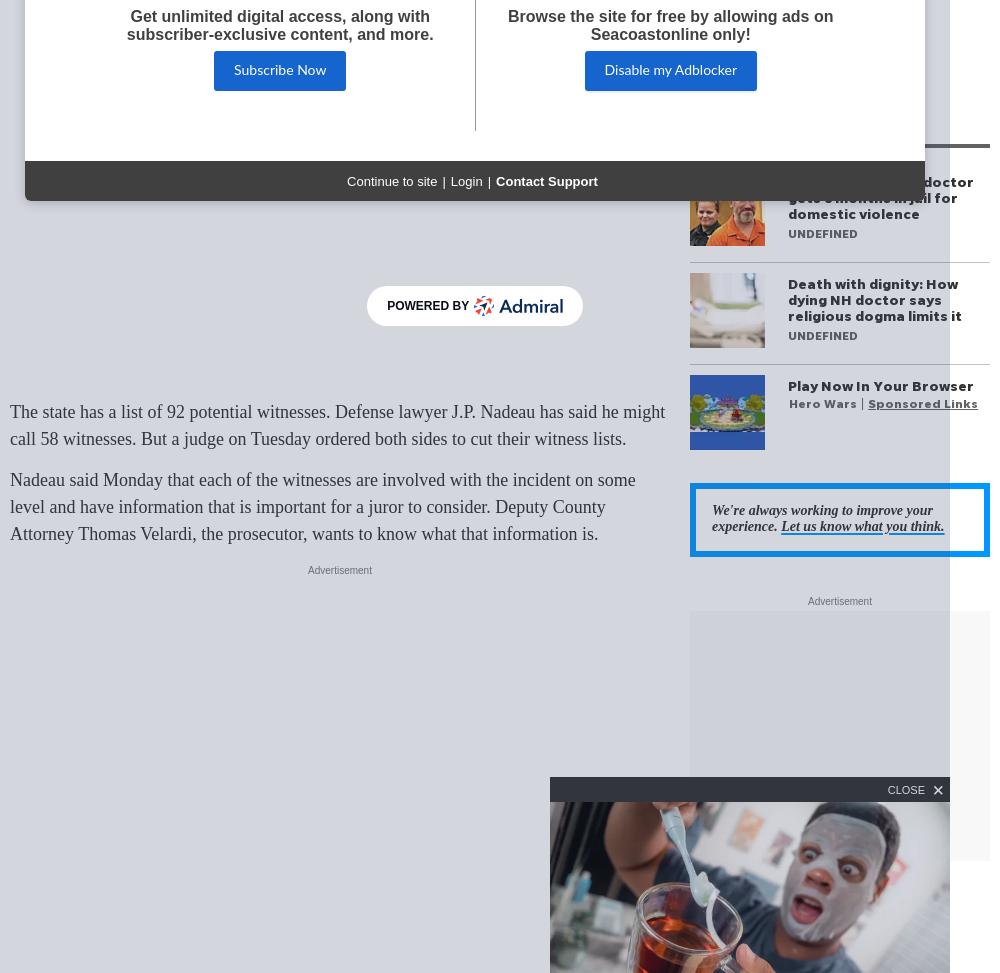 Image resolution: width=1000 pixels, height=973 pixels. Describe the element at coordinates (279, 25) in the screenshot. I see `'Get unlimited digital access, along with subscriber-exclusive content, and more.'` at that location.